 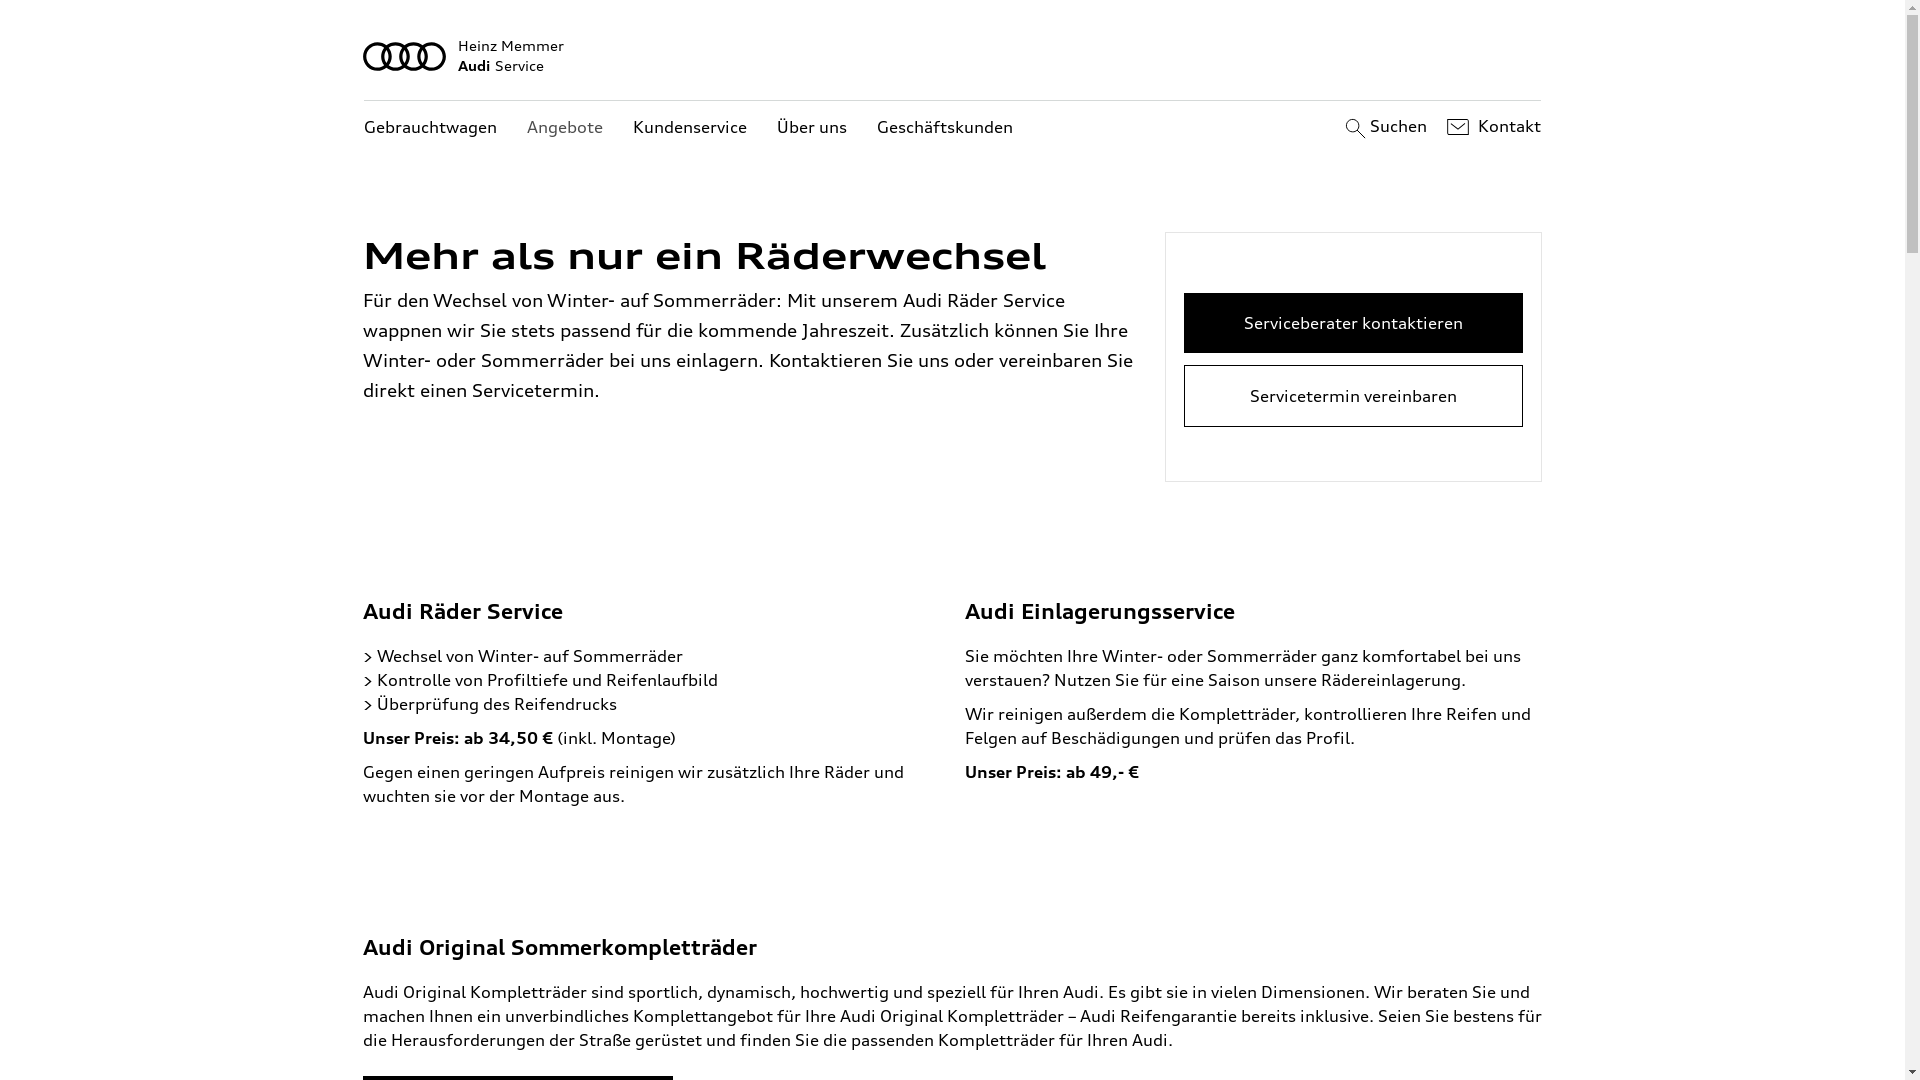 I want to click on 'Servicetermin vereinbaren', so click(x=1353, y=396).